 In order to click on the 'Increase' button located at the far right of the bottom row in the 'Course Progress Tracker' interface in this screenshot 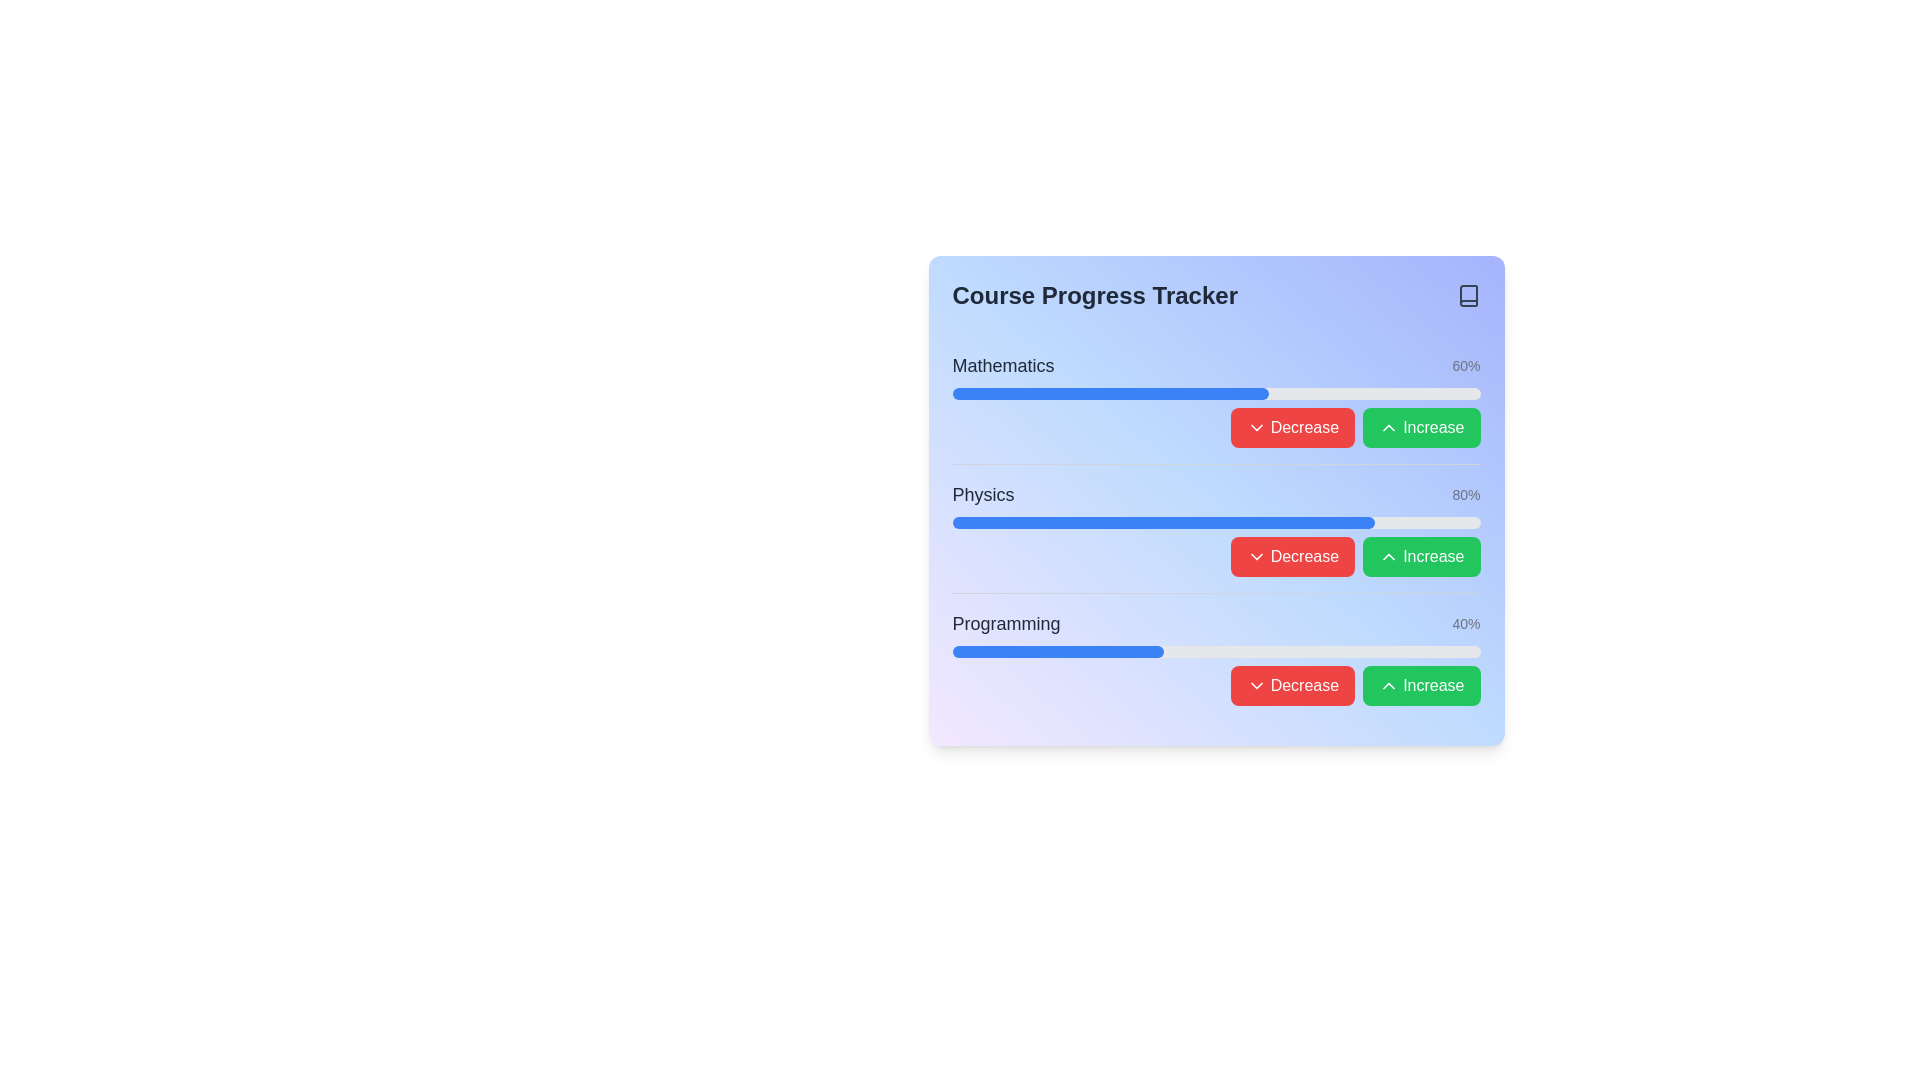, I will do `click(1420, 685)`.